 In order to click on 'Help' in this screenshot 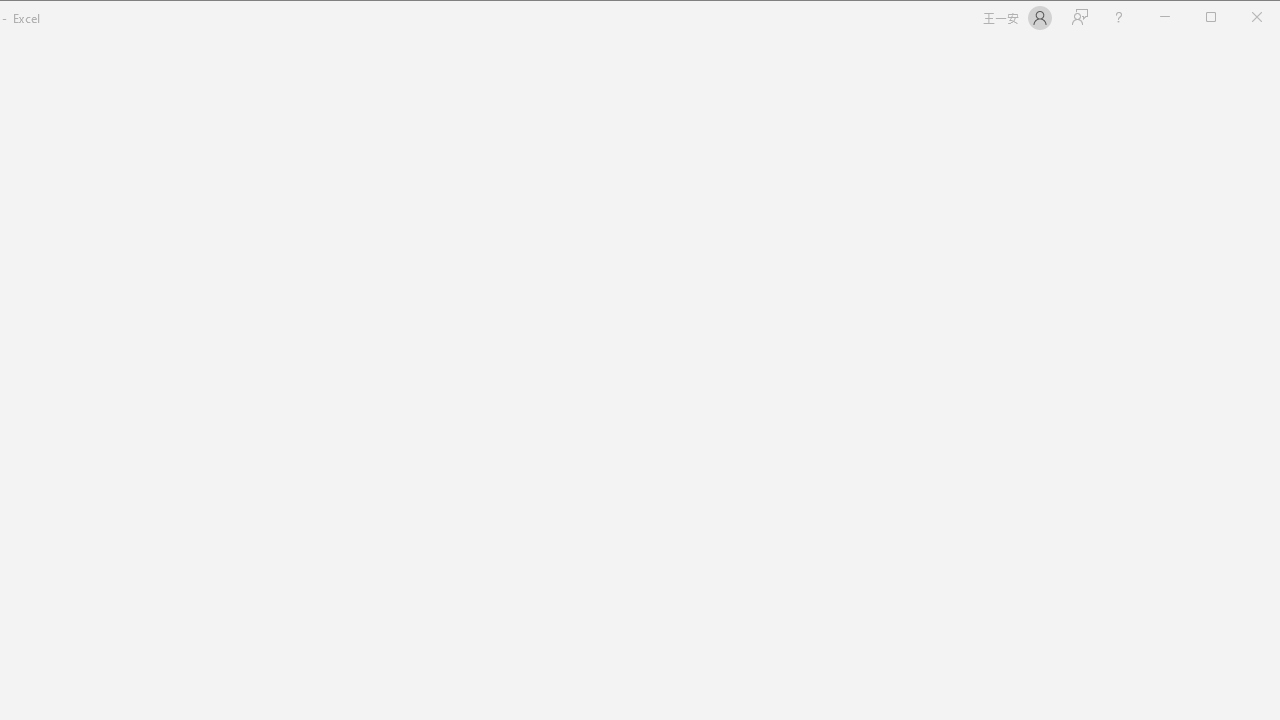, I will do `click(1117, 18)`.